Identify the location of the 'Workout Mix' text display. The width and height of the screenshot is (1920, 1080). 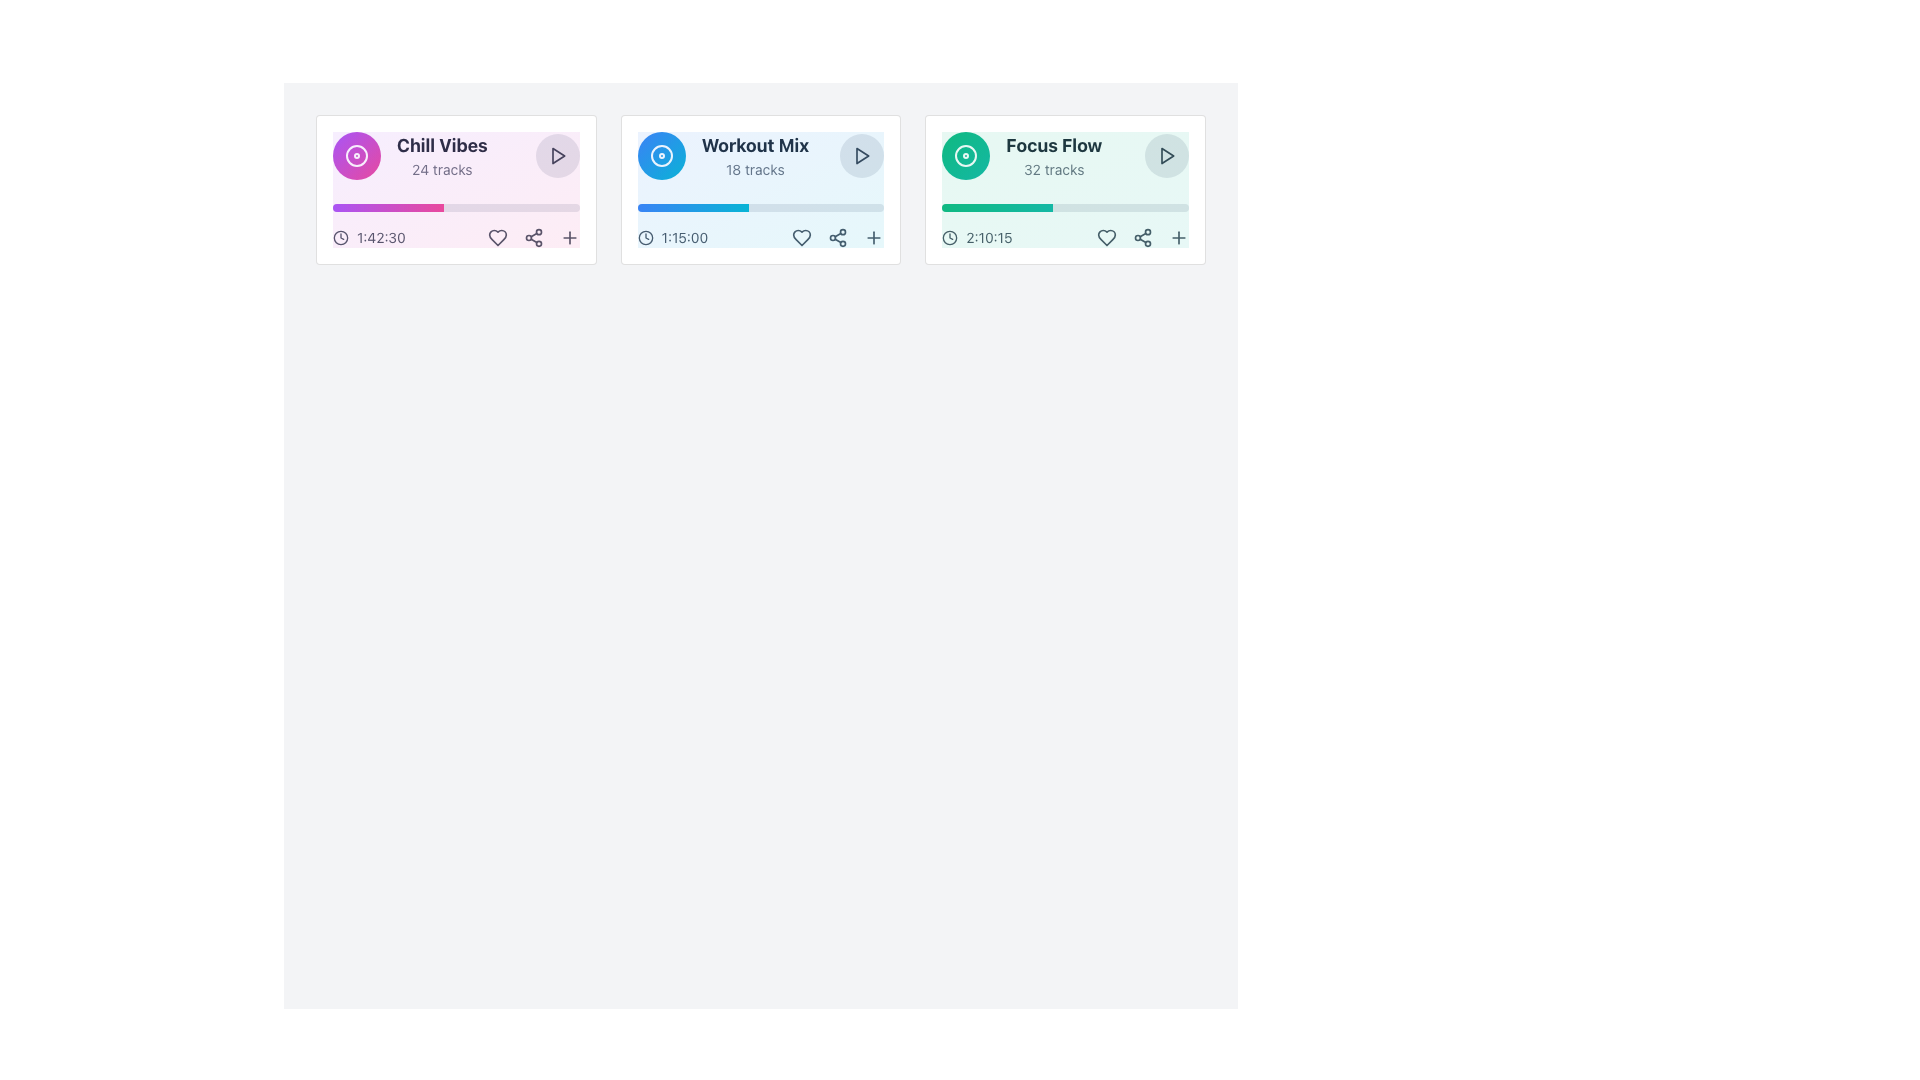
(759, 154).